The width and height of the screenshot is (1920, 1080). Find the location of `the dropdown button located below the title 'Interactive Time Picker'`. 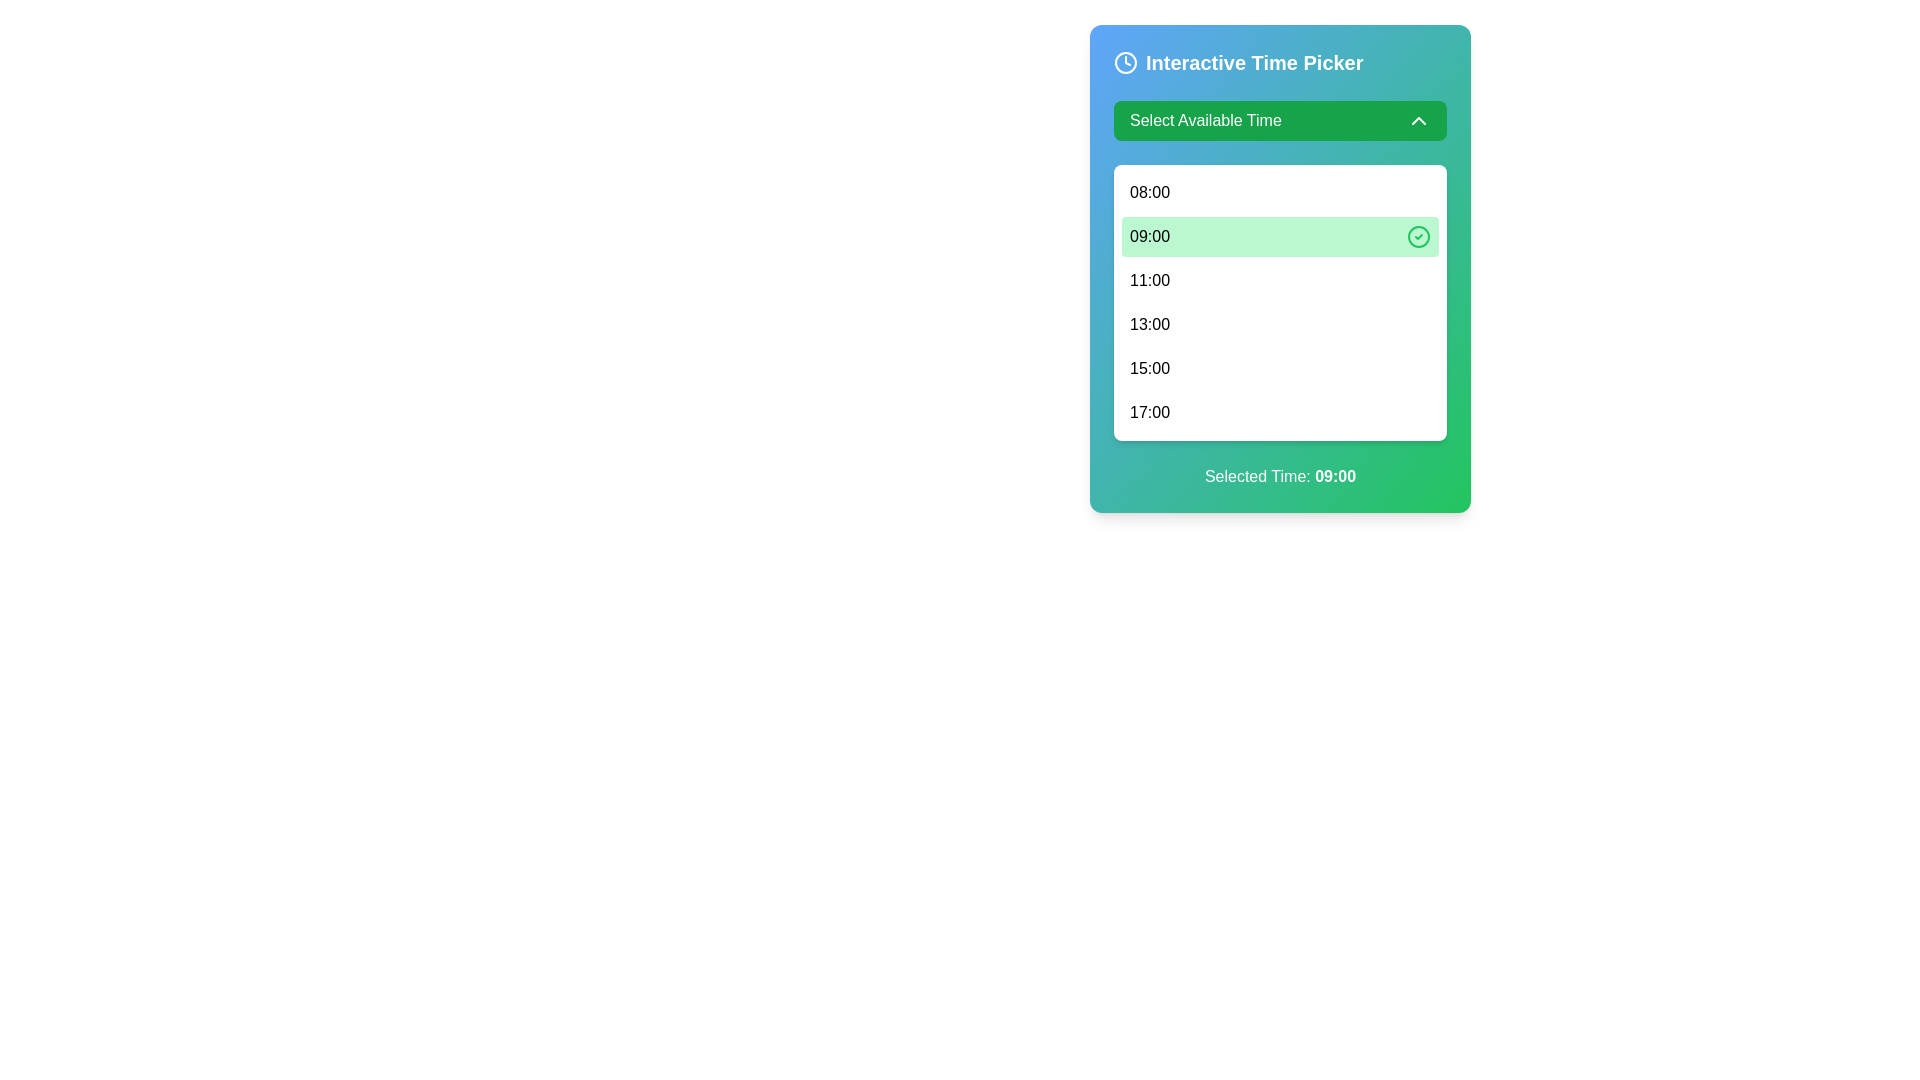

the dropdown button located below the title 'Interactive Time Picker' is located at coordinates (1280, 120).